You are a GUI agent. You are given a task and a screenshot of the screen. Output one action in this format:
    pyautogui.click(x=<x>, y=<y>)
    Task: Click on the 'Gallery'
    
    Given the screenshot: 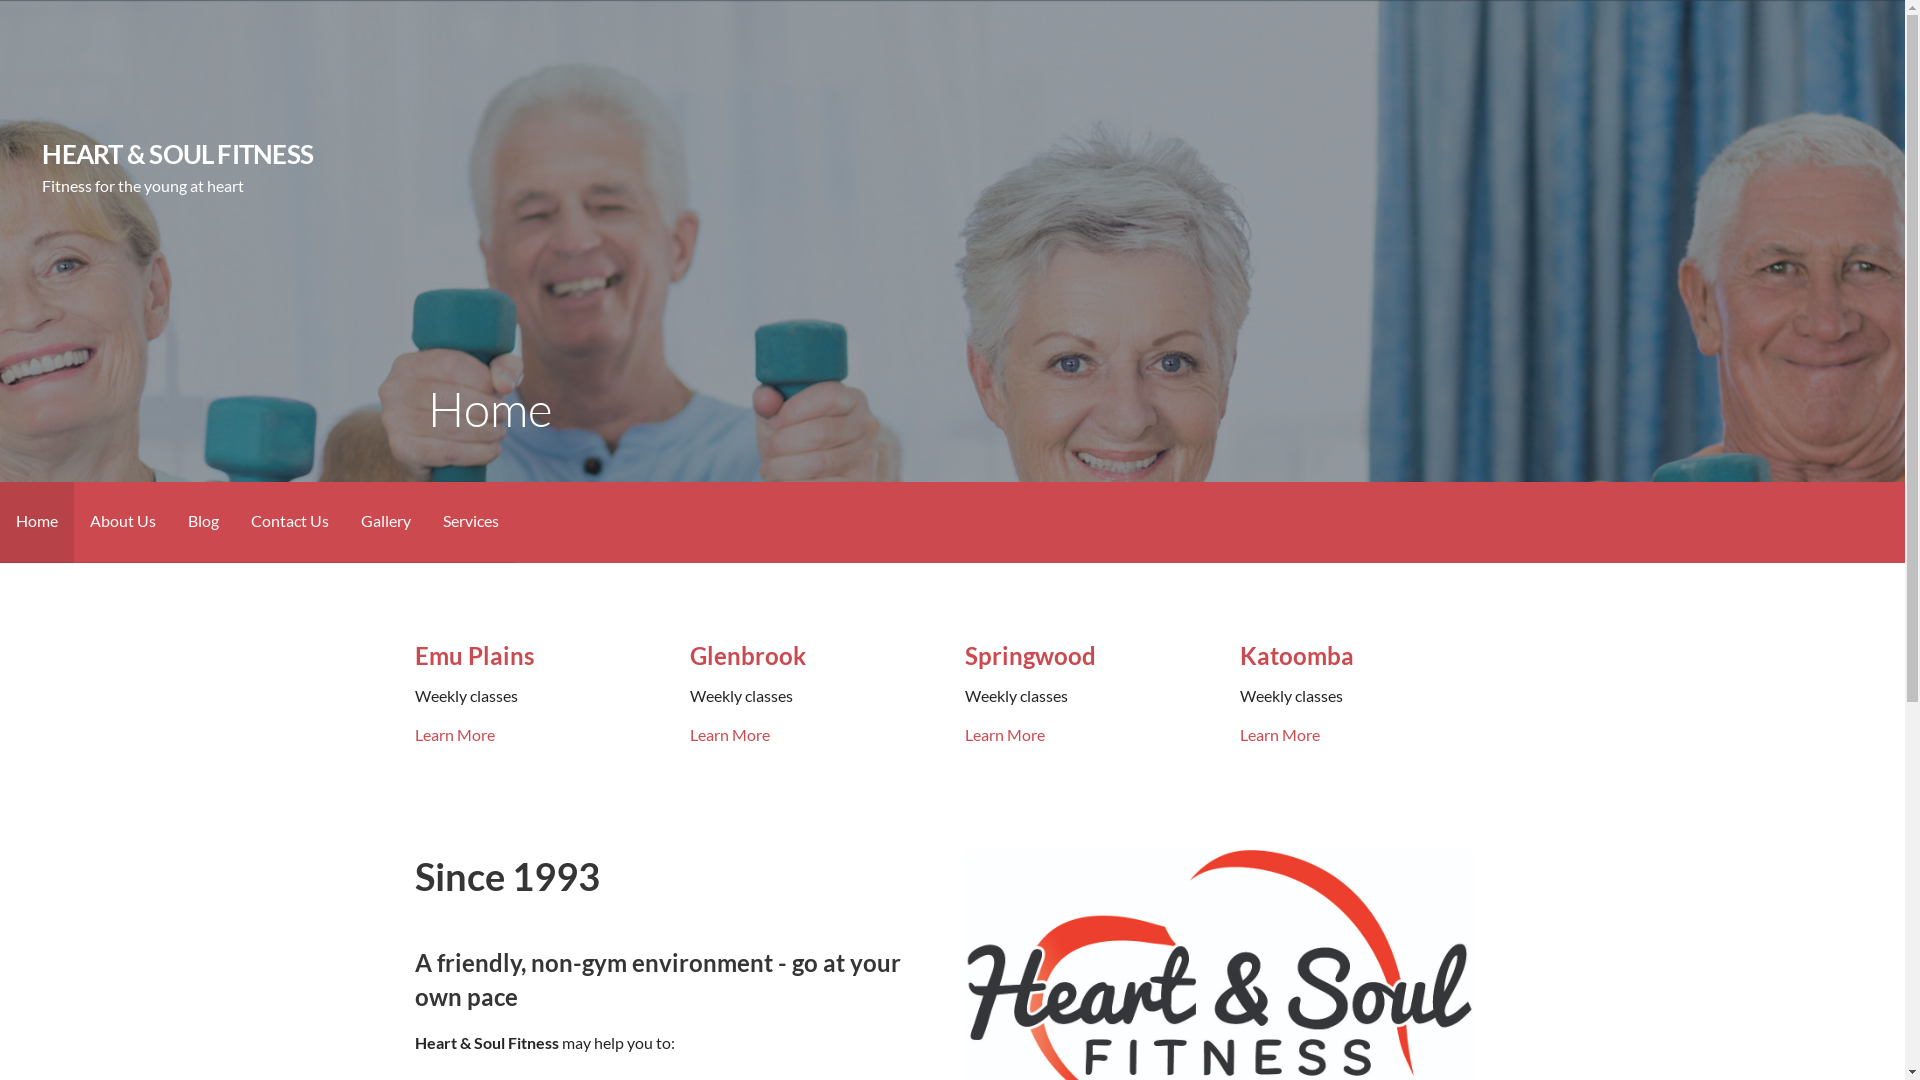 What is the action you would take?
    pyautogui.click(x=385, y=521)
    